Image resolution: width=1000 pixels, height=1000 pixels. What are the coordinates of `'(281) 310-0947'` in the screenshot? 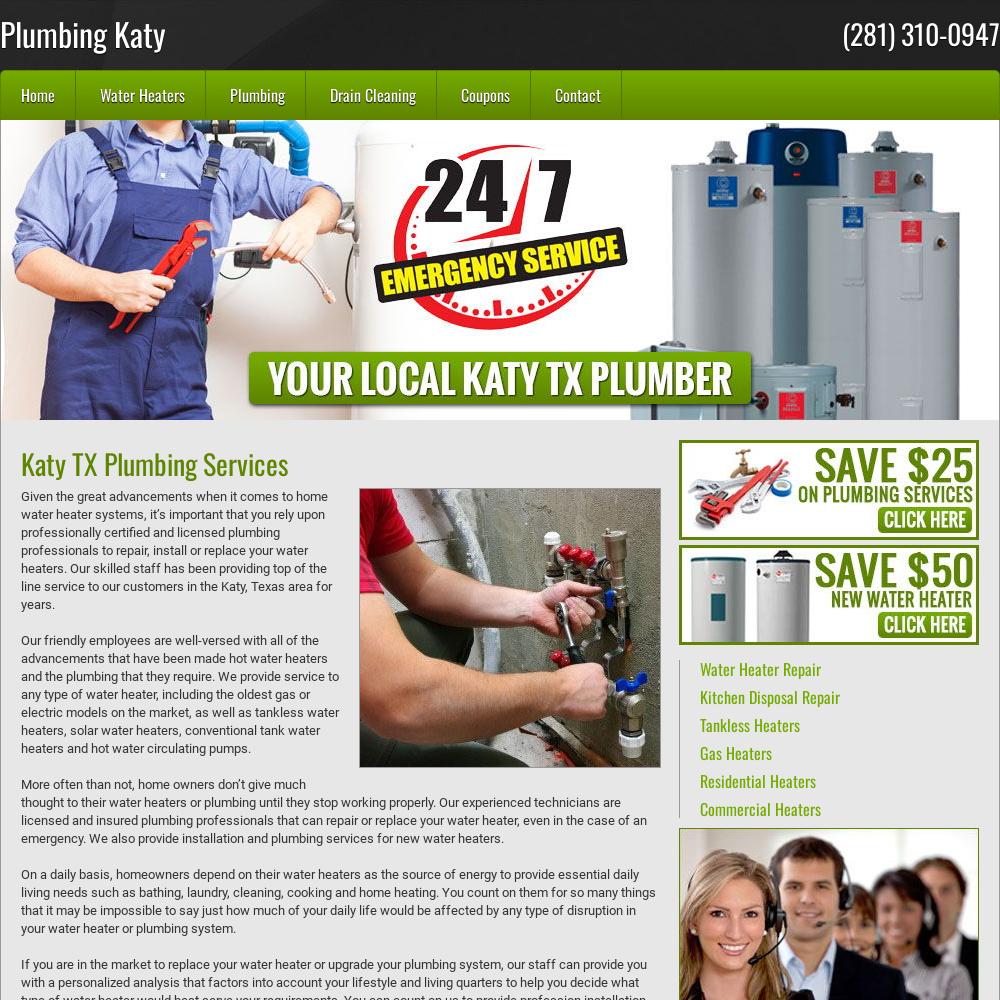 It's located at (921, 33).